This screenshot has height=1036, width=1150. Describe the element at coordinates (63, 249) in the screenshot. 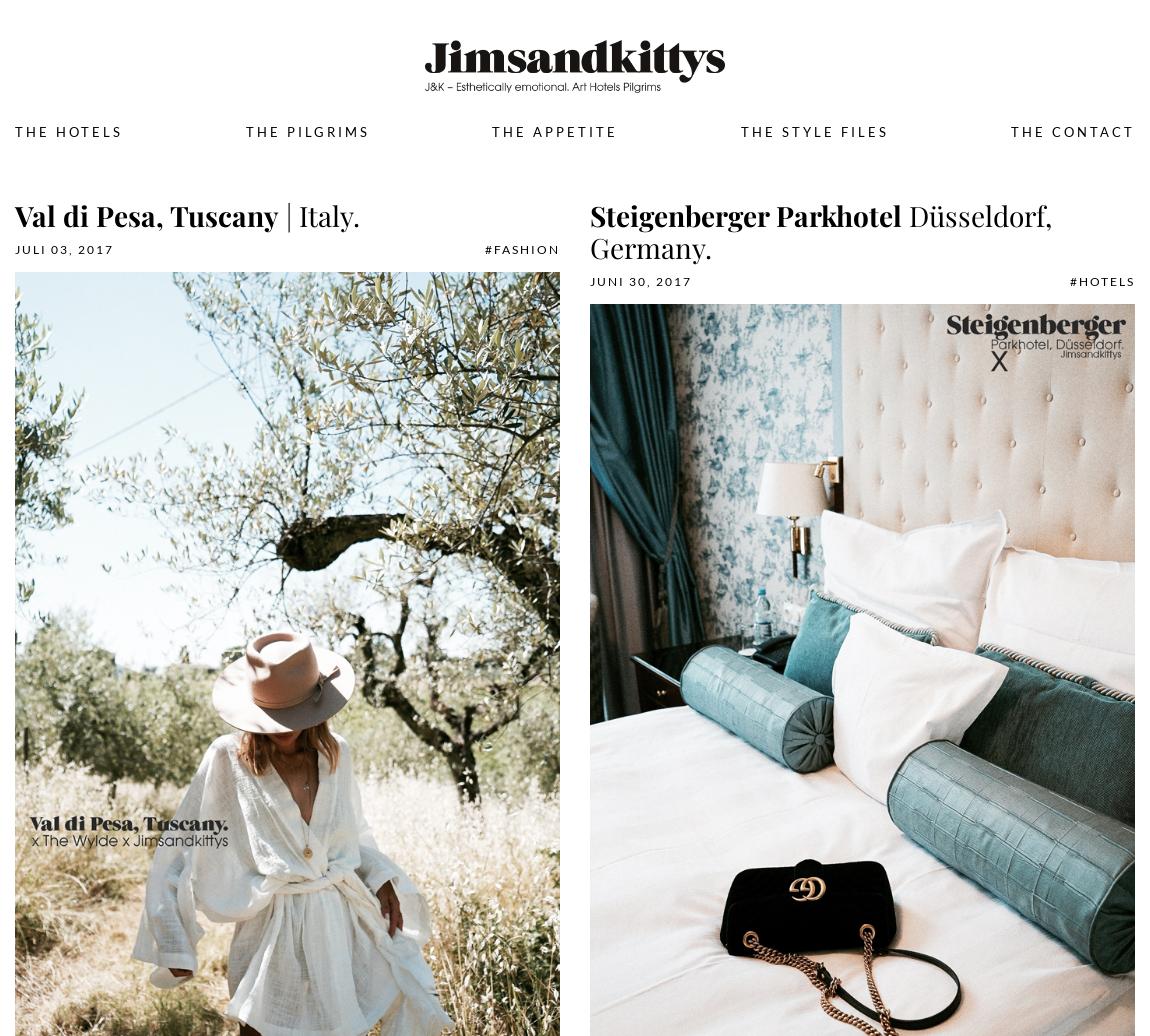

I see `'Juli 03, 2017'` at that location.